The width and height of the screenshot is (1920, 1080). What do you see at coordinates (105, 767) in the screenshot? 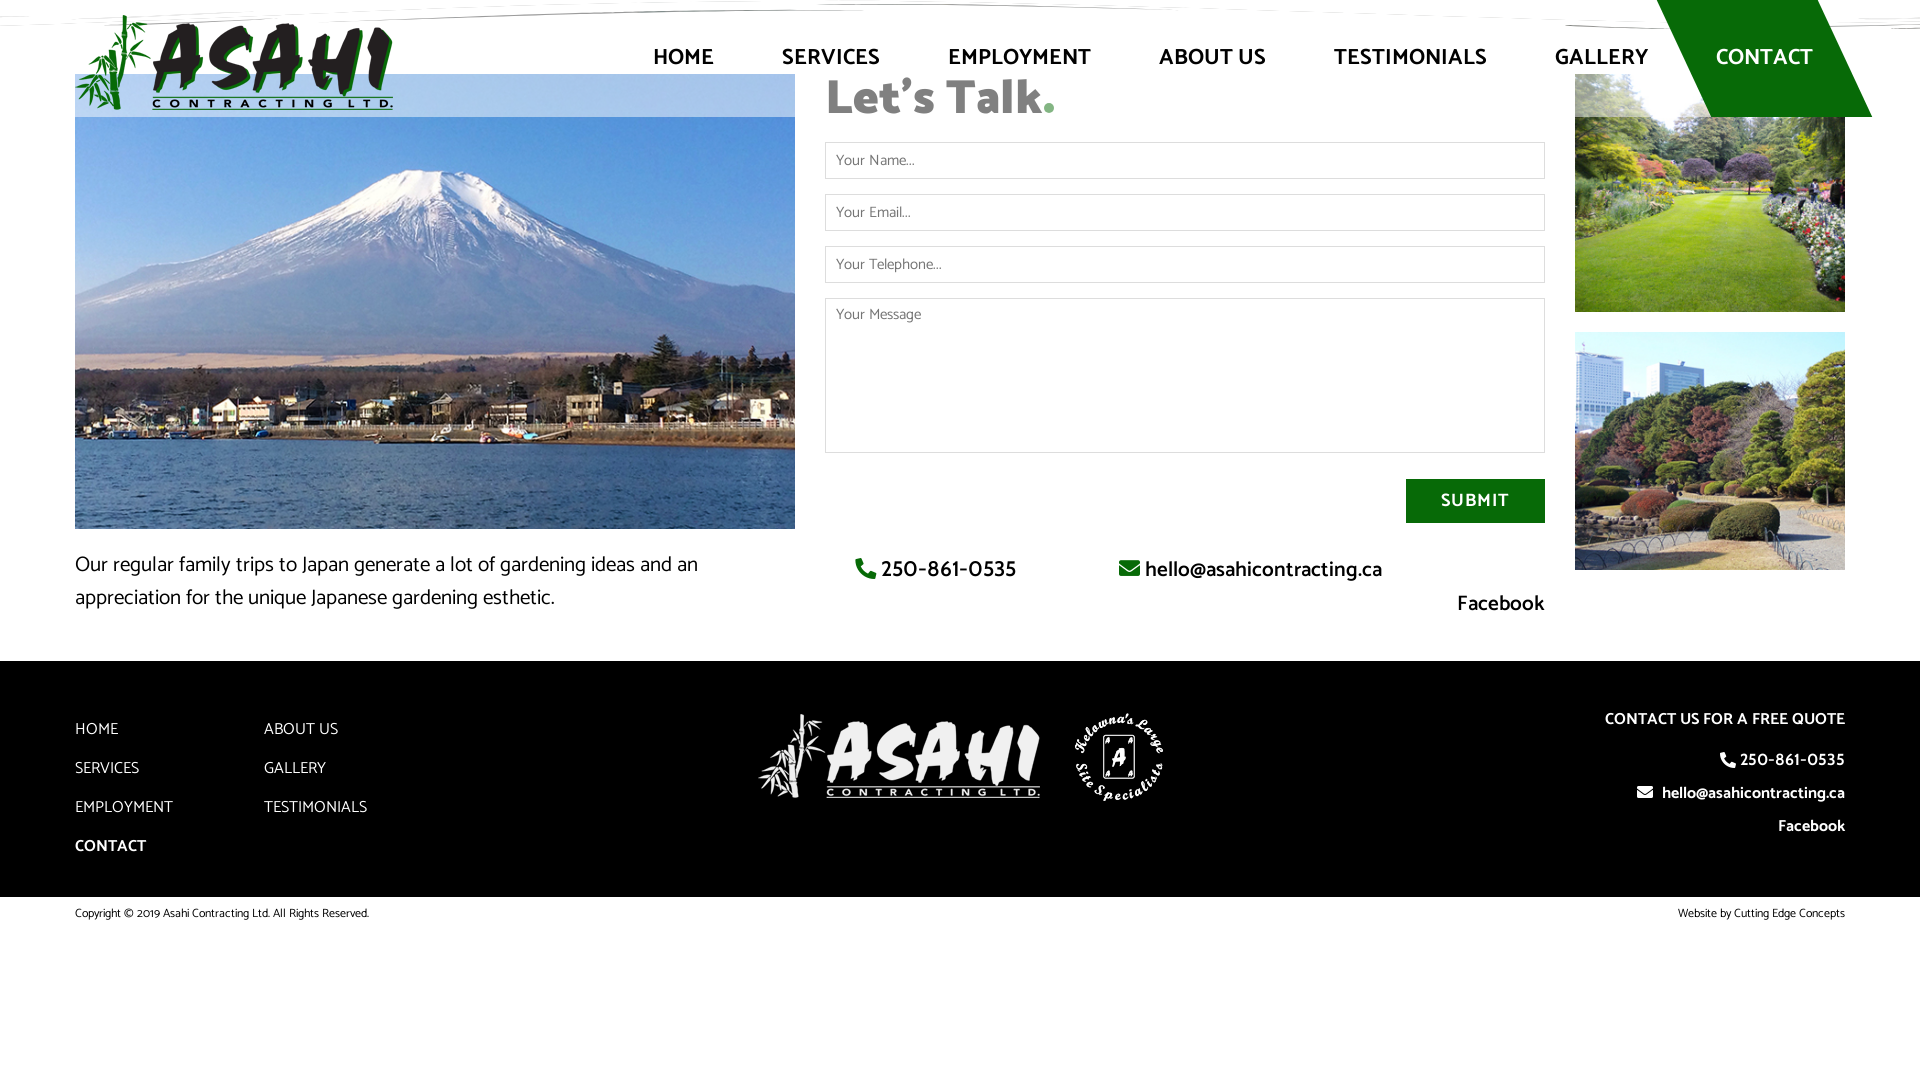
I see `'SERVICES'` at bounding box center [105, 767].